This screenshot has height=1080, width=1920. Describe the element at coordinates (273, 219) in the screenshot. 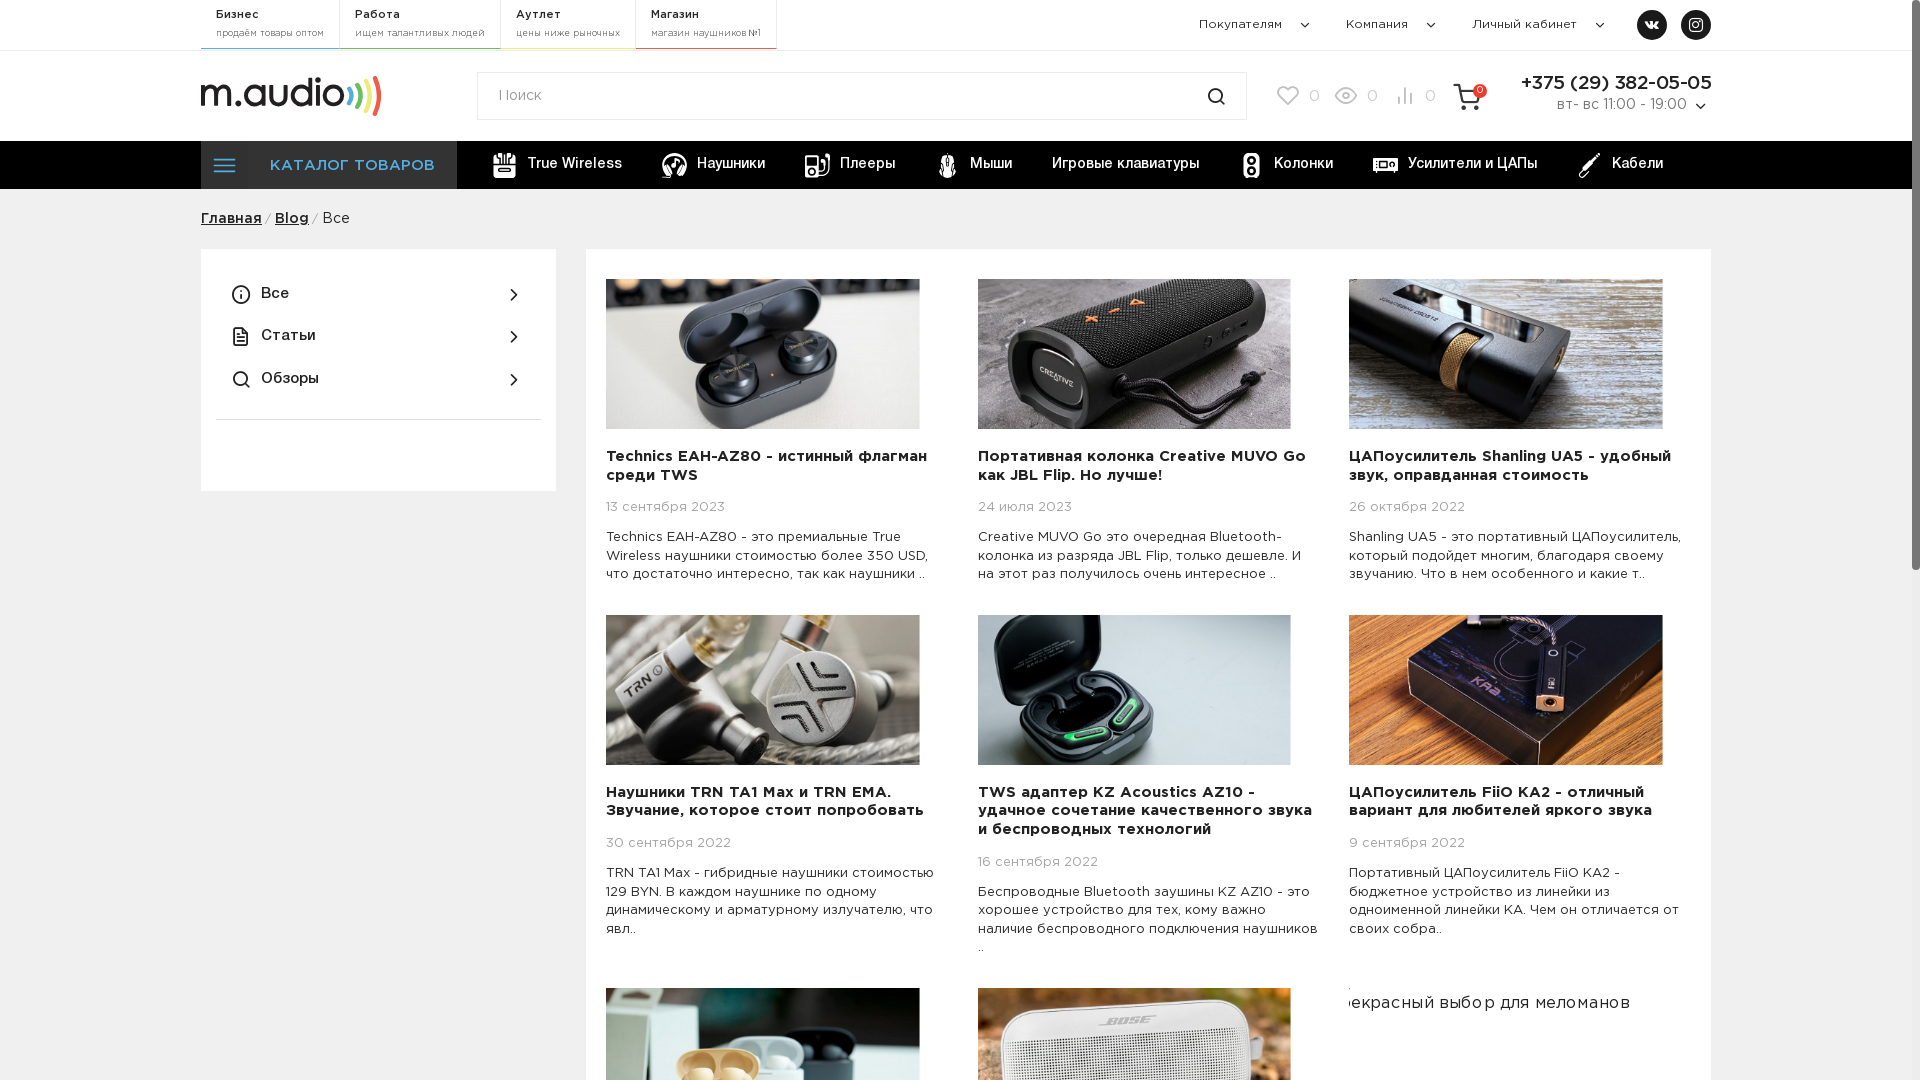

I see `'Blog'` at that location.